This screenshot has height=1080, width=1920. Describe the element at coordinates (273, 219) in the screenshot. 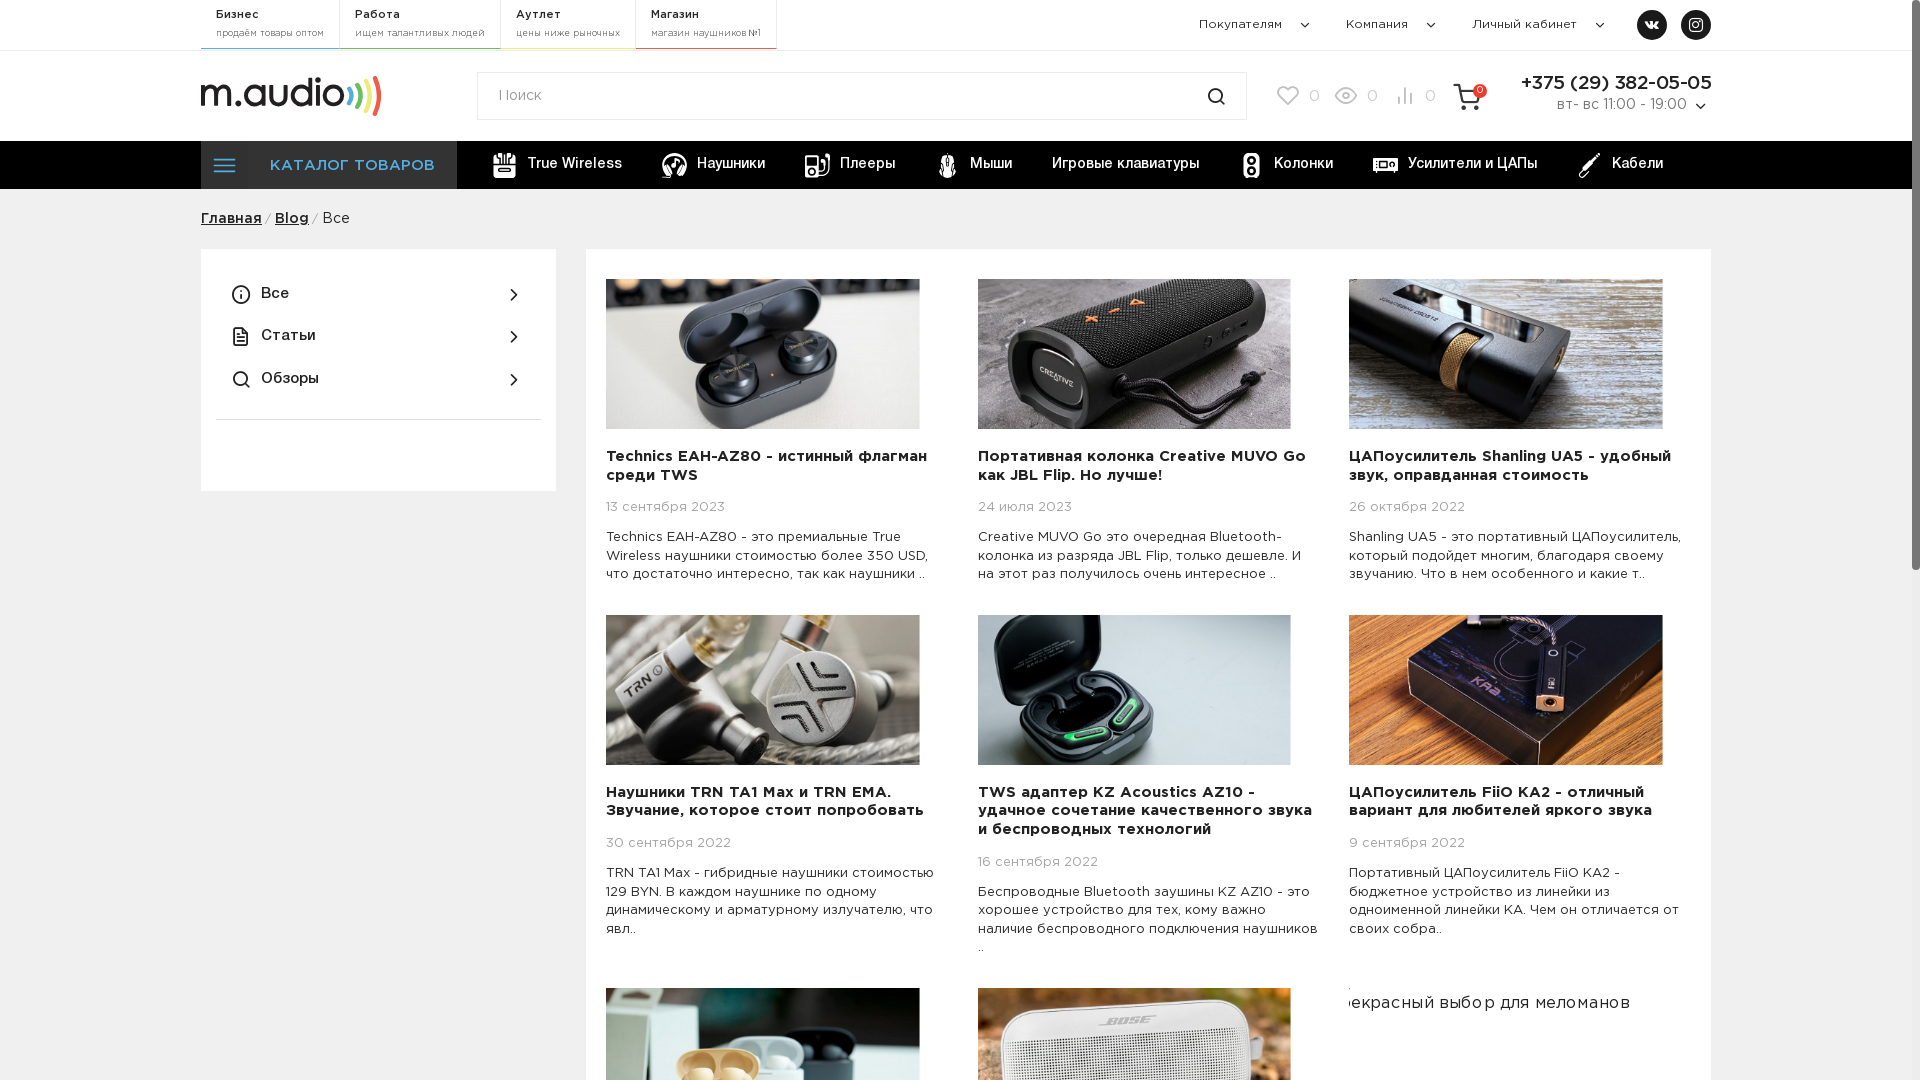

I see `'Blog'` at that location.